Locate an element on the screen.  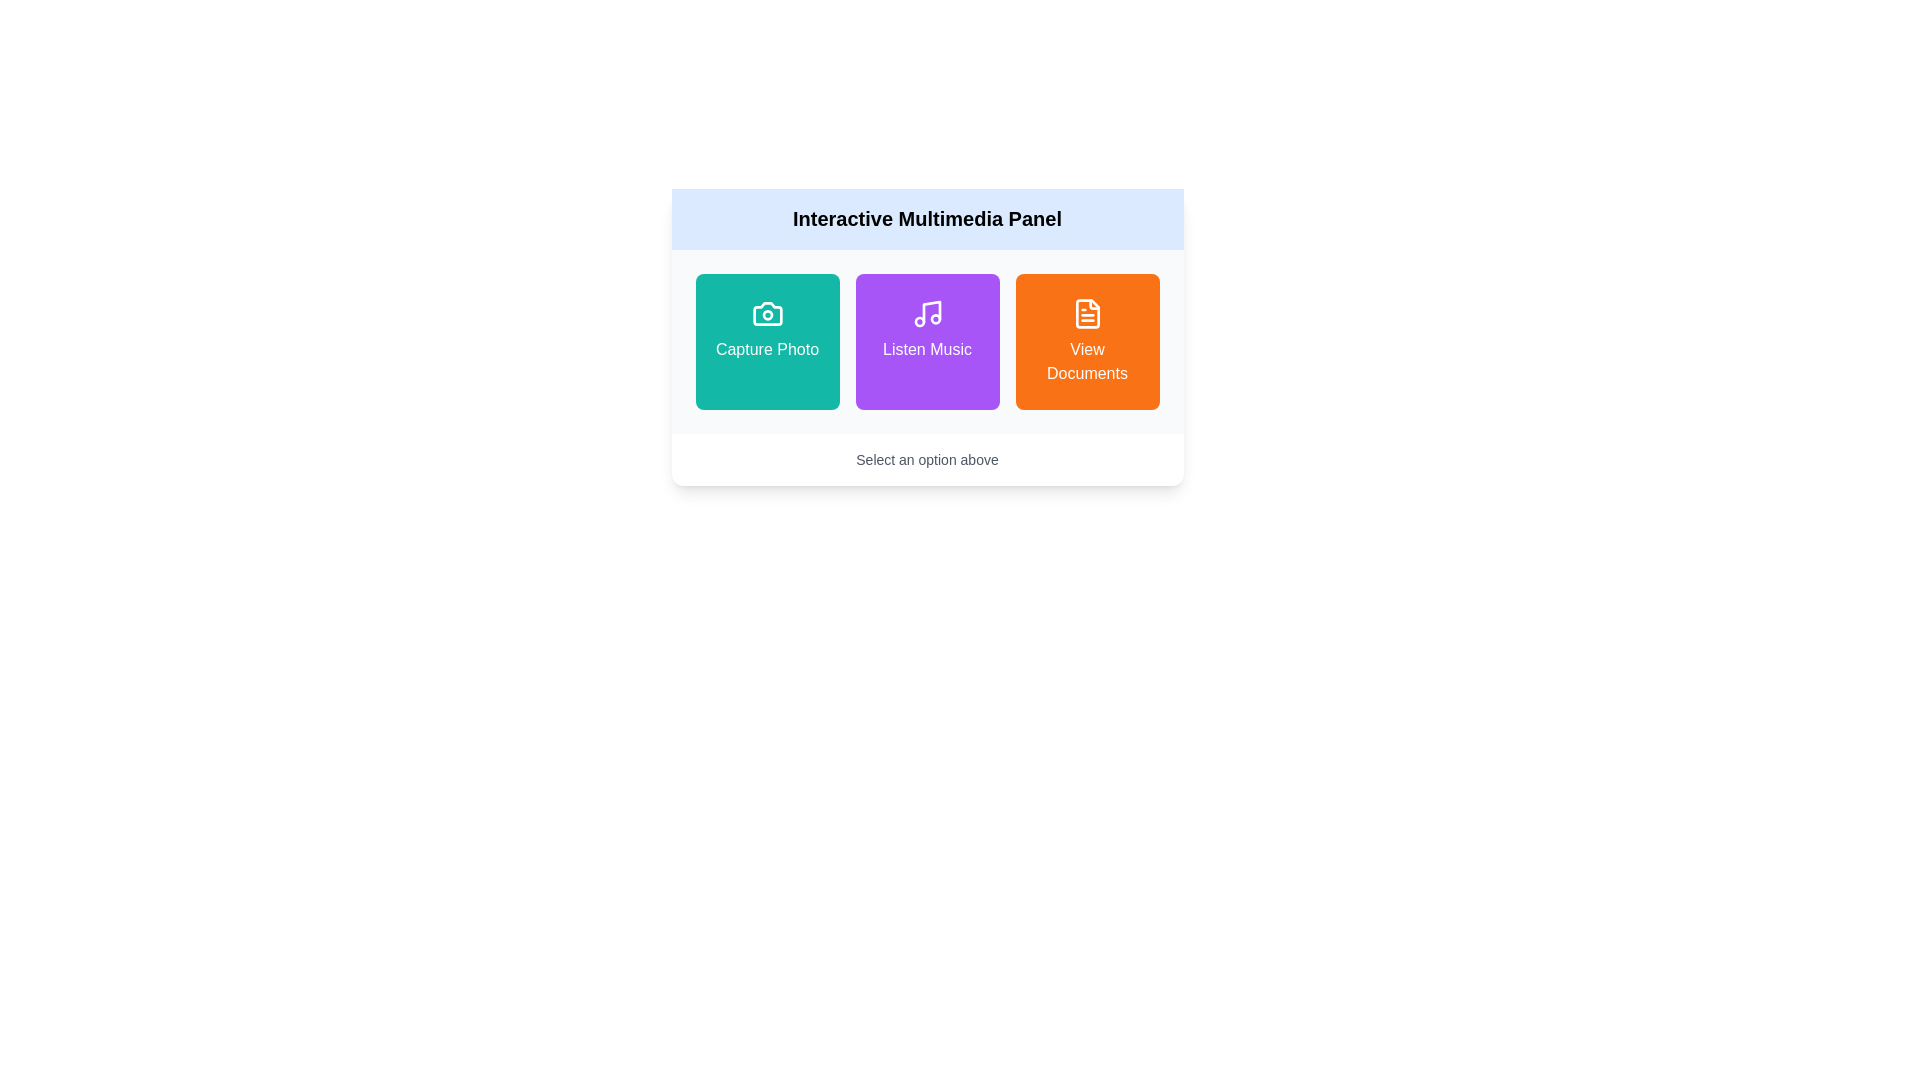
the 'Capture Photo' button located in the first column of the grid layout is located at coordinates (766, 341).